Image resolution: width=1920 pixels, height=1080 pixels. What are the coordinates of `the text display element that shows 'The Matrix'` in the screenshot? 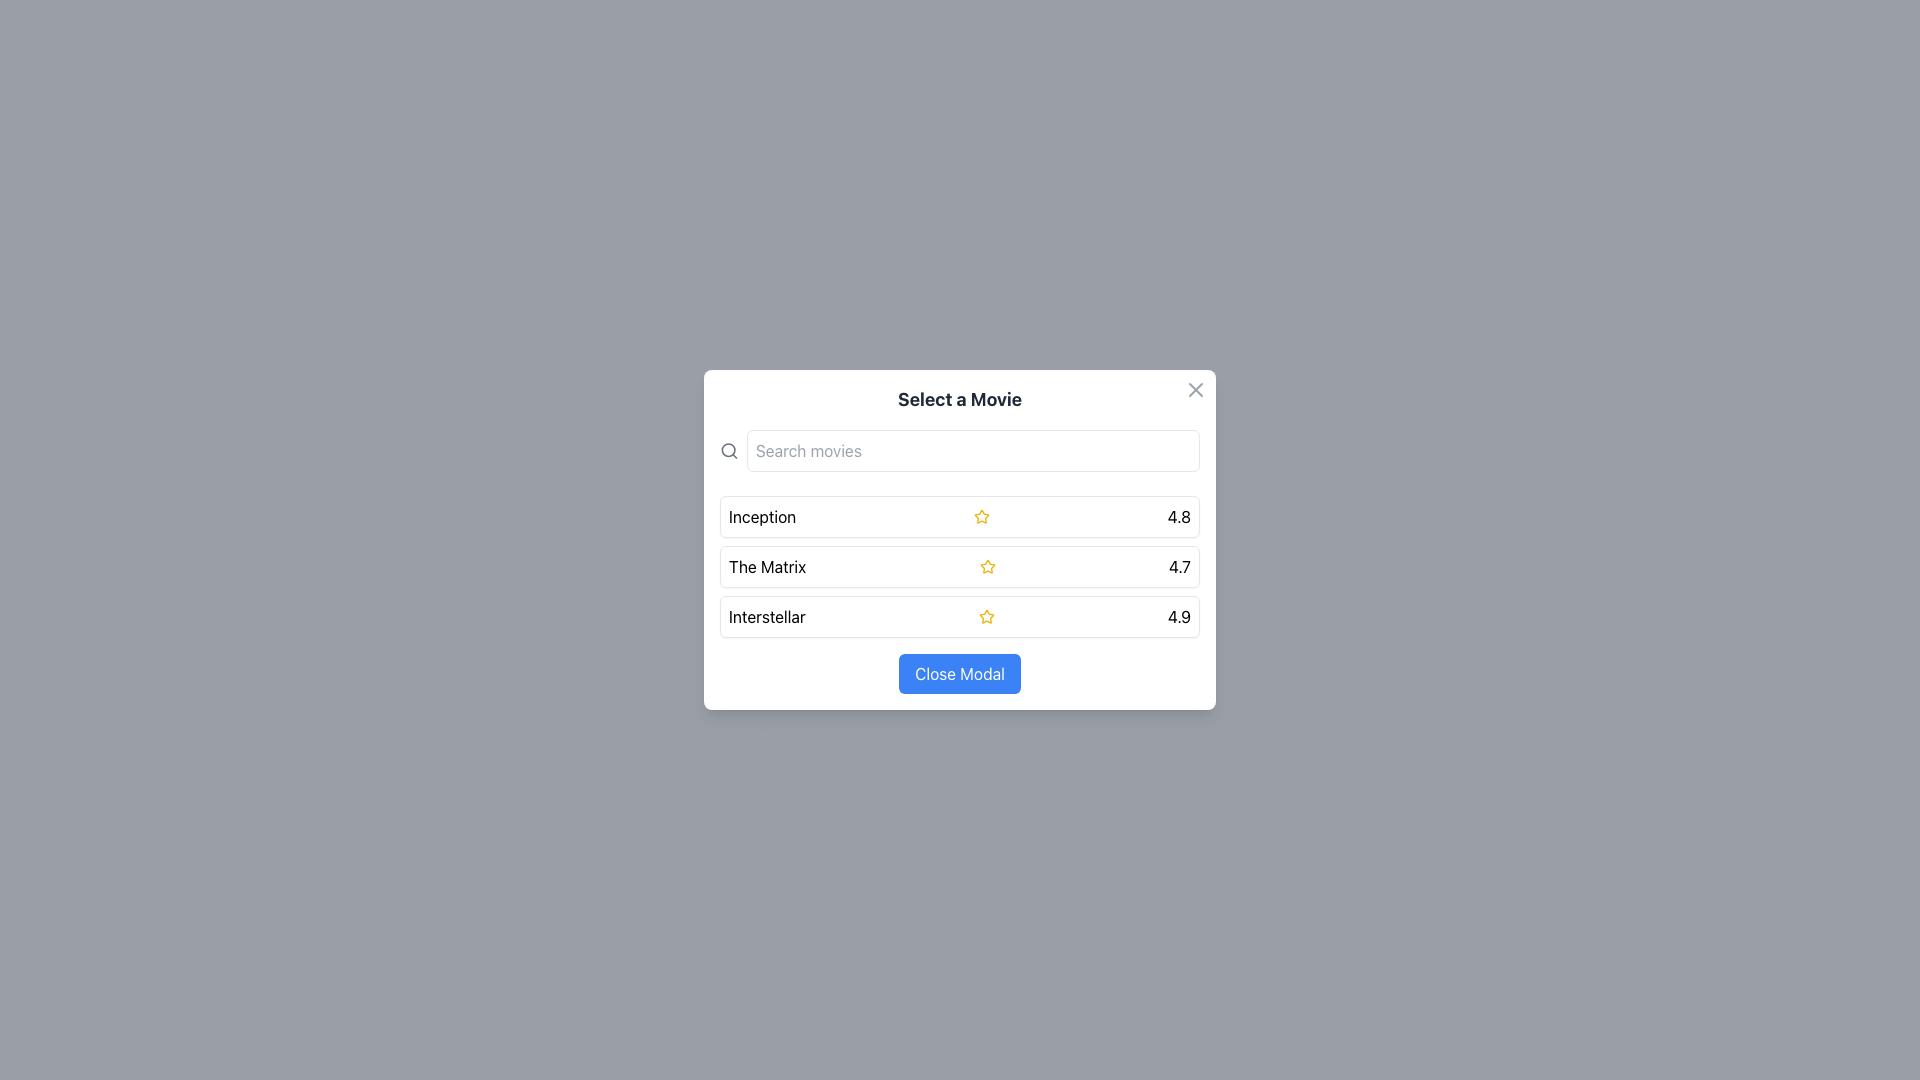 It's located at (766, 567).